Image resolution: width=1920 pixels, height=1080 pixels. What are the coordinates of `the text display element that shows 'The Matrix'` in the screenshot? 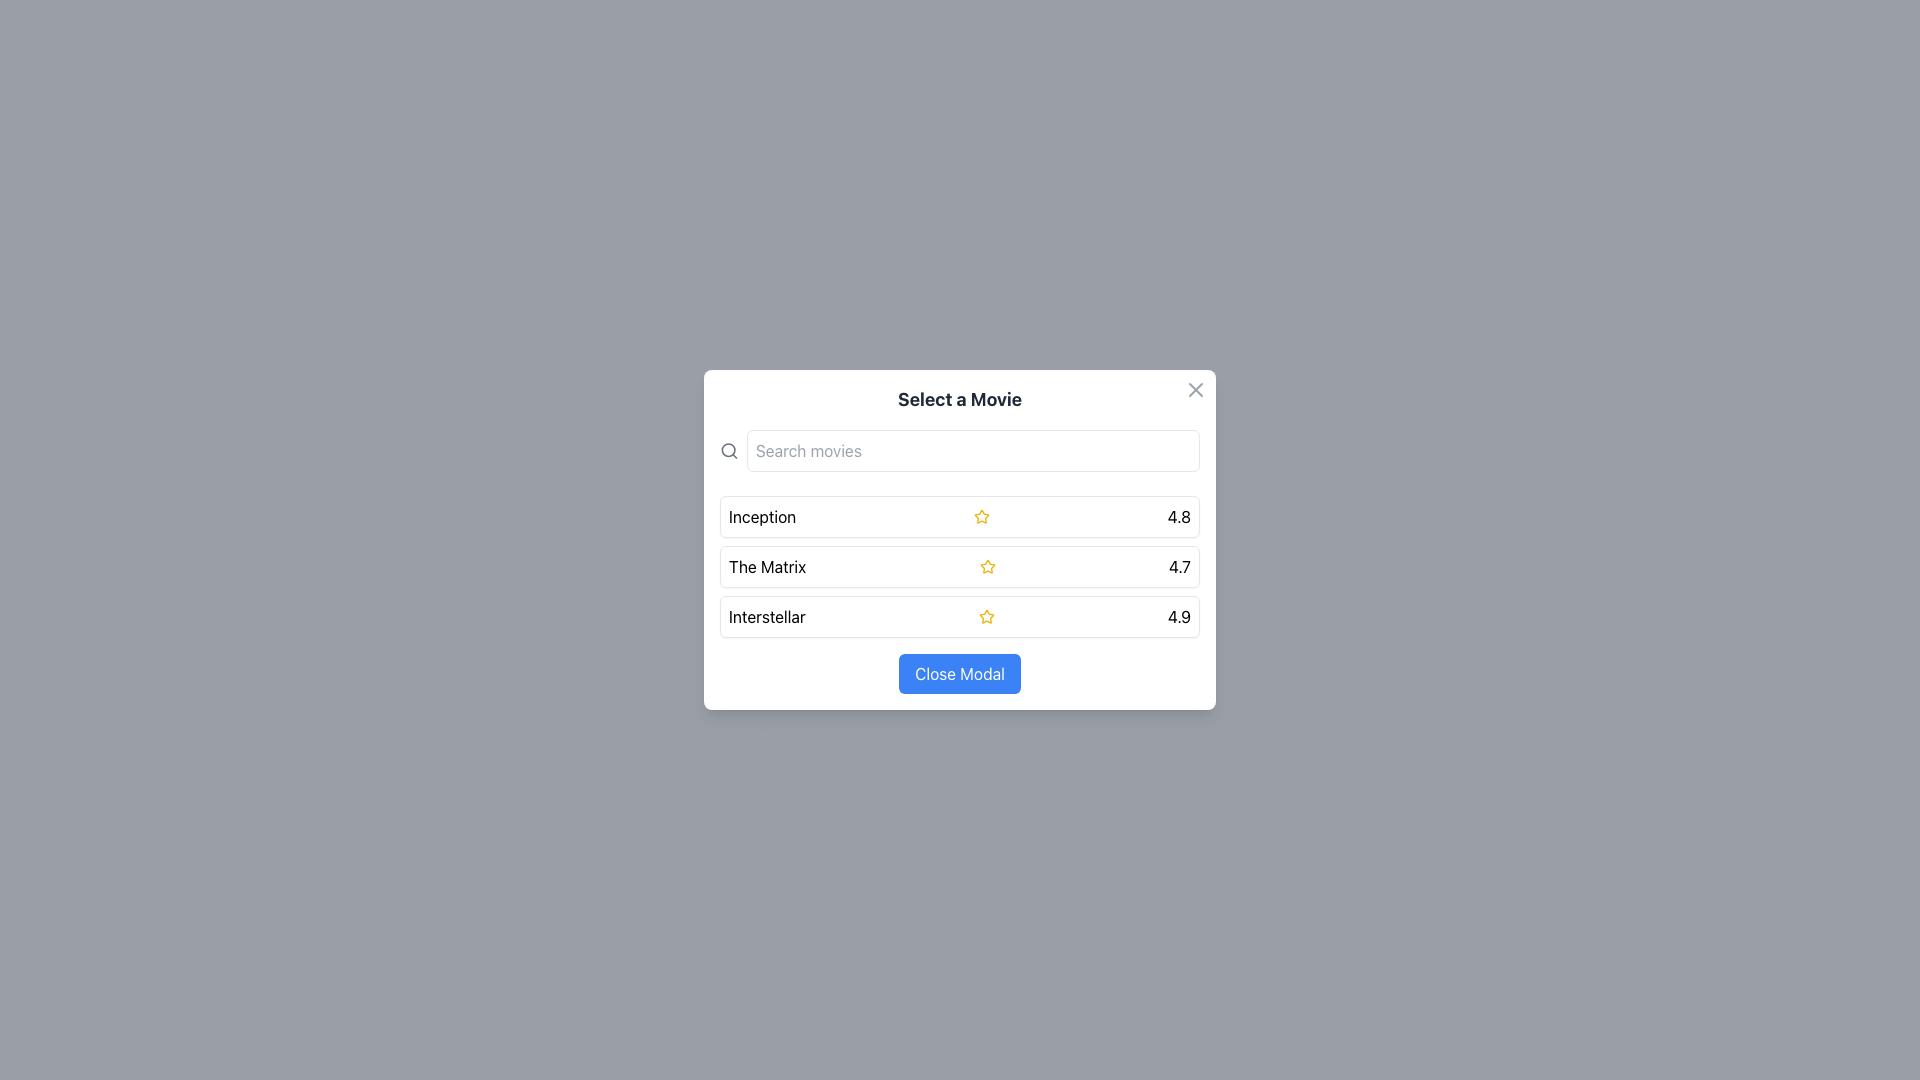 It's located at (766, 567).